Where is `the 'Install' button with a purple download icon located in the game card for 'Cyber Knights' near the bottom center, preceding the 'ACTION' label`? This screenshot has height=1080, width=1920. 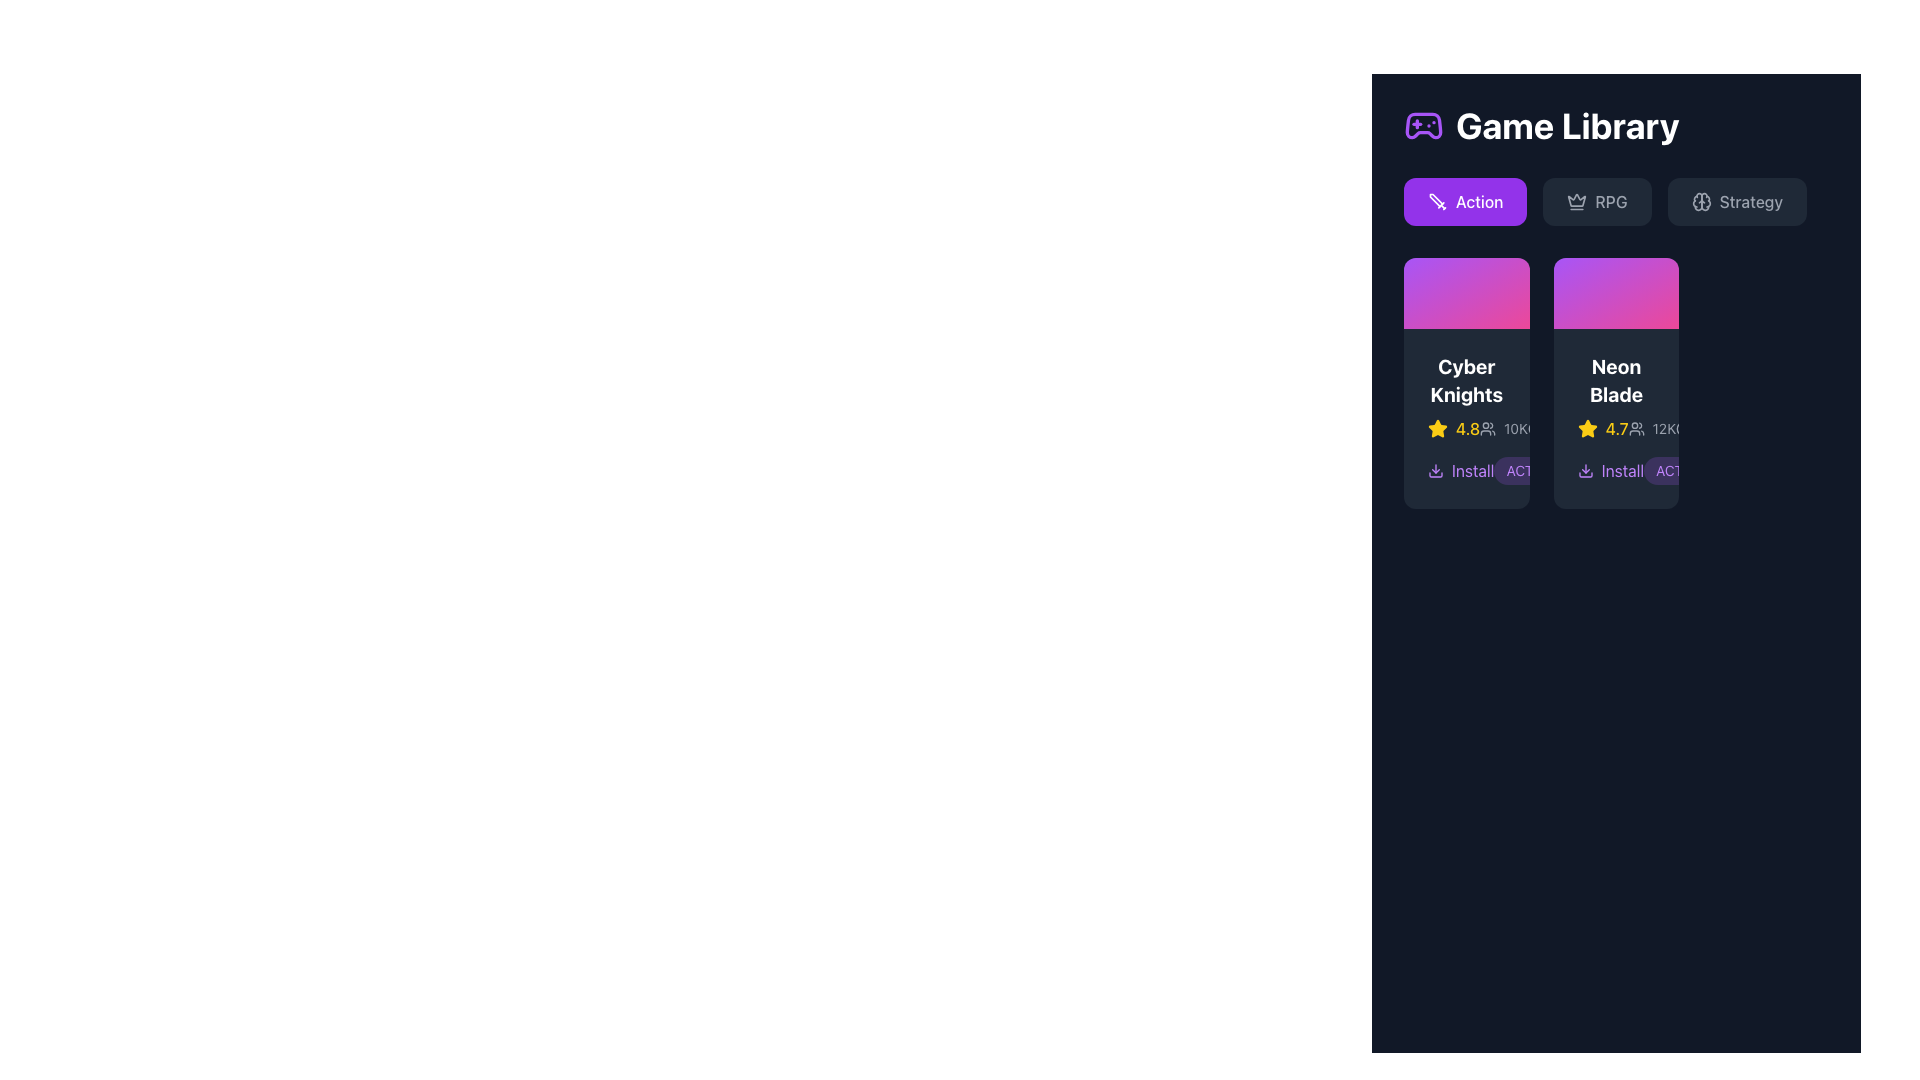
the 'Install' button with a purple download icon located in the game card for 'Cyber Knights' near the bottom center, preceding the 'ACTION' label is located at coordinates (1466, 470).